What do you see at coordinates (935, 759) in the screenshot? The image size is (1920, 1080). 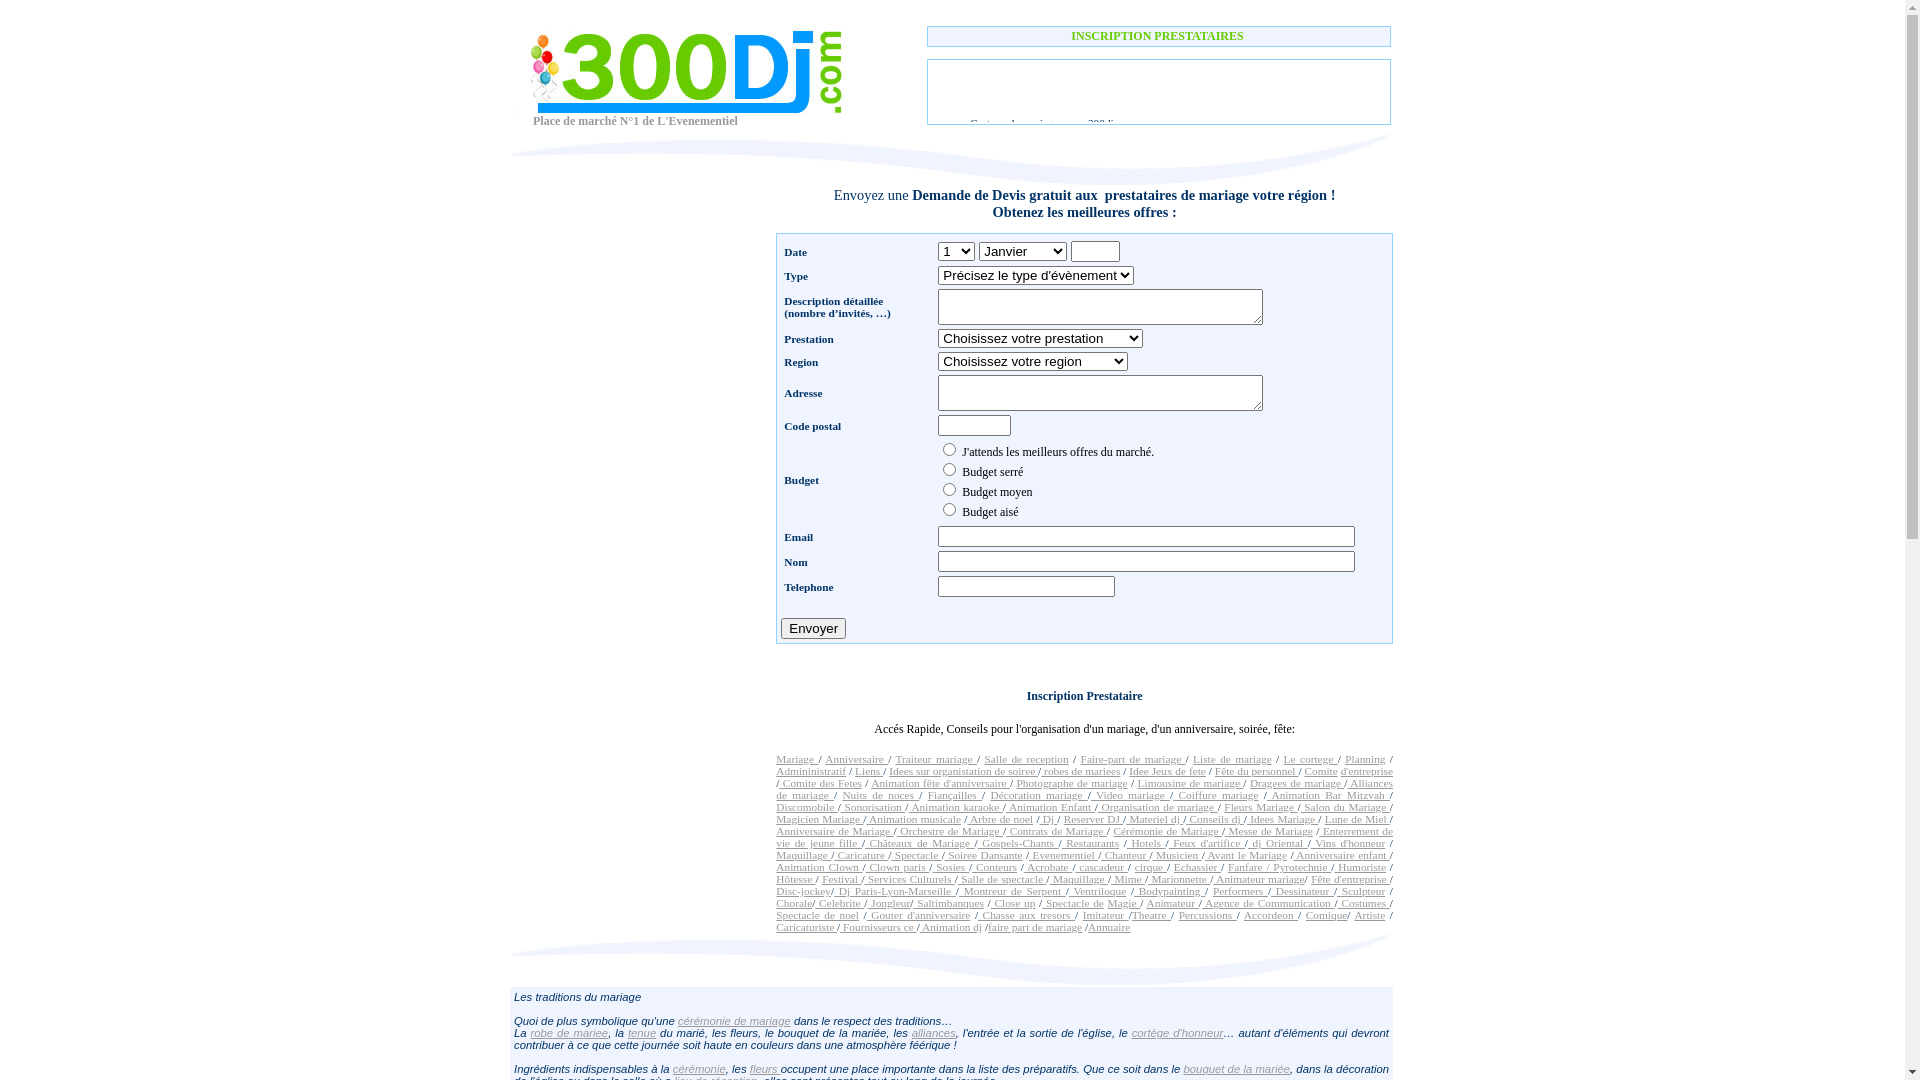 I see `'Traiteur mariage'` at bounding box center [935, 759].